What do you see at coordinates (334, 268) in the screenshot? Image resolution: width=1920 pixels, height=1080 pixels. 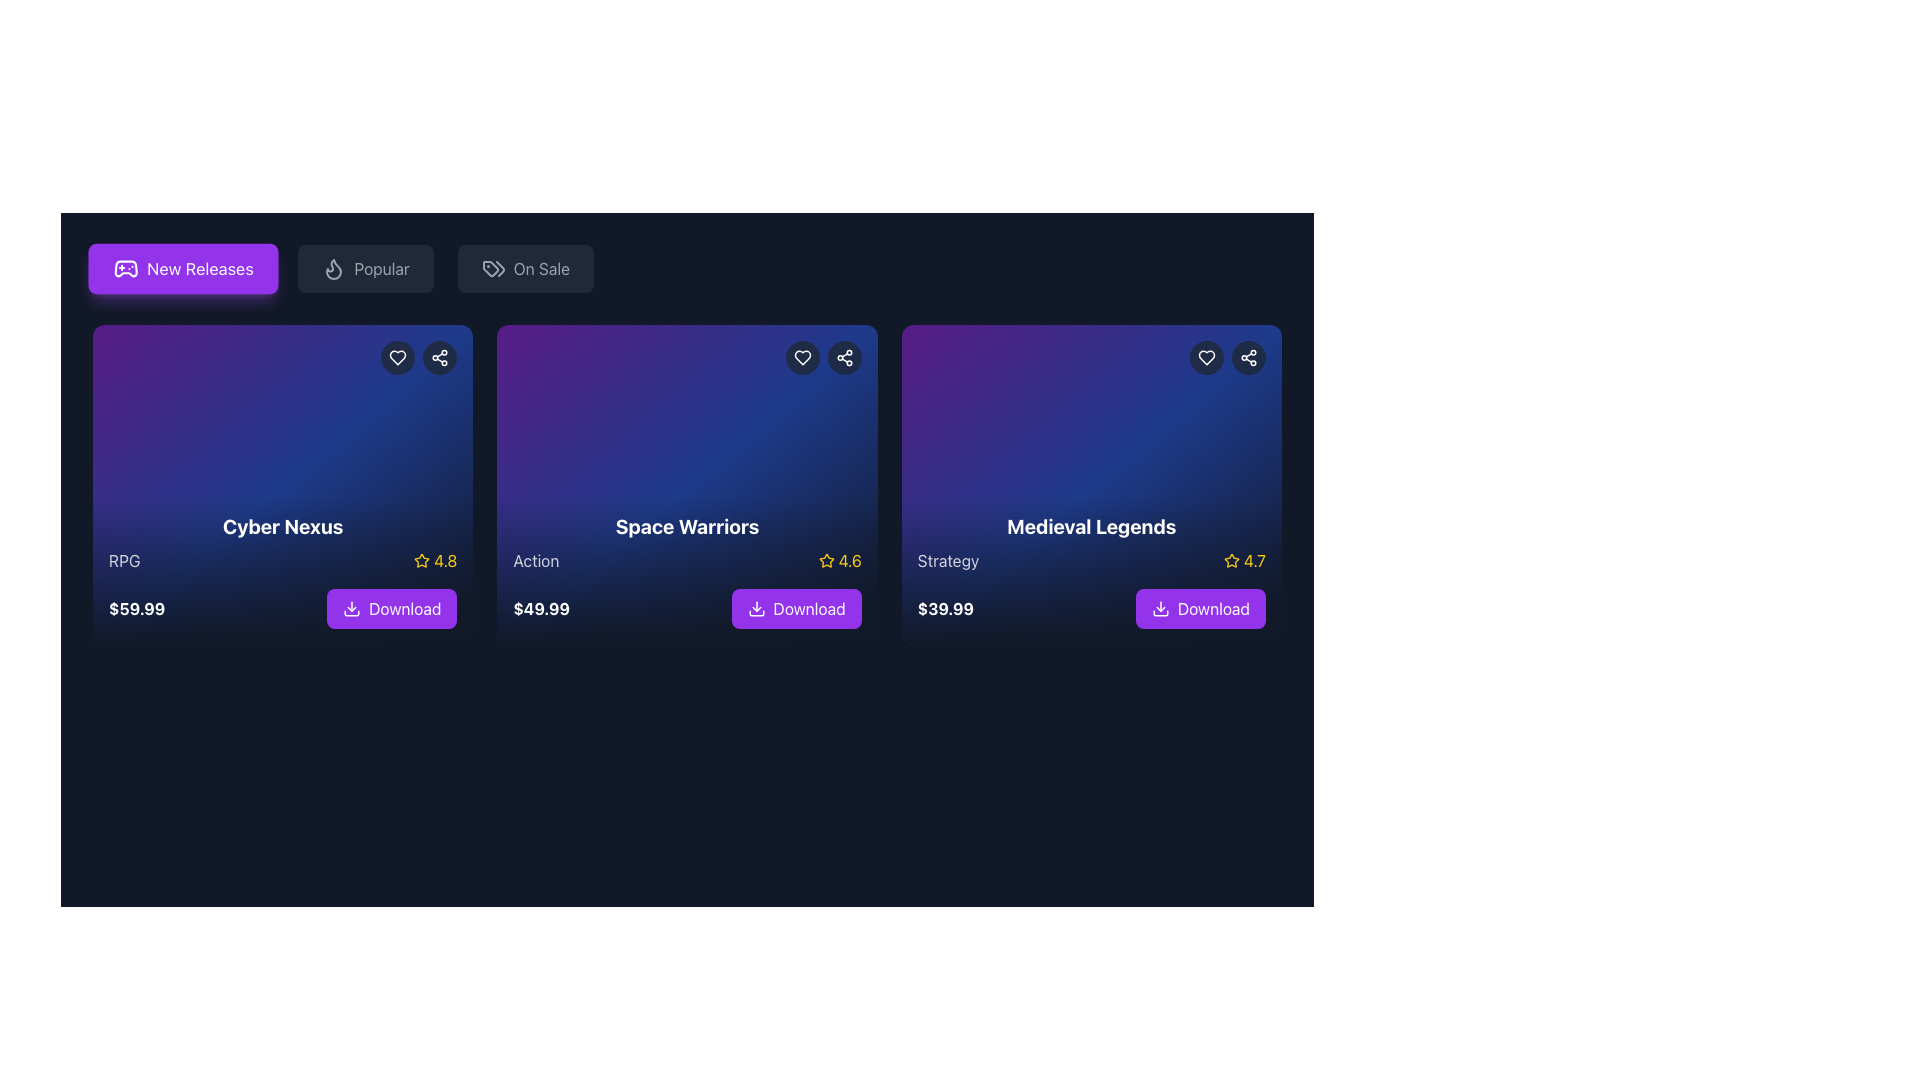 I see `the flame icon located to the left of the 'Popular' button in the navigation group` at bounding box center [334, 268].